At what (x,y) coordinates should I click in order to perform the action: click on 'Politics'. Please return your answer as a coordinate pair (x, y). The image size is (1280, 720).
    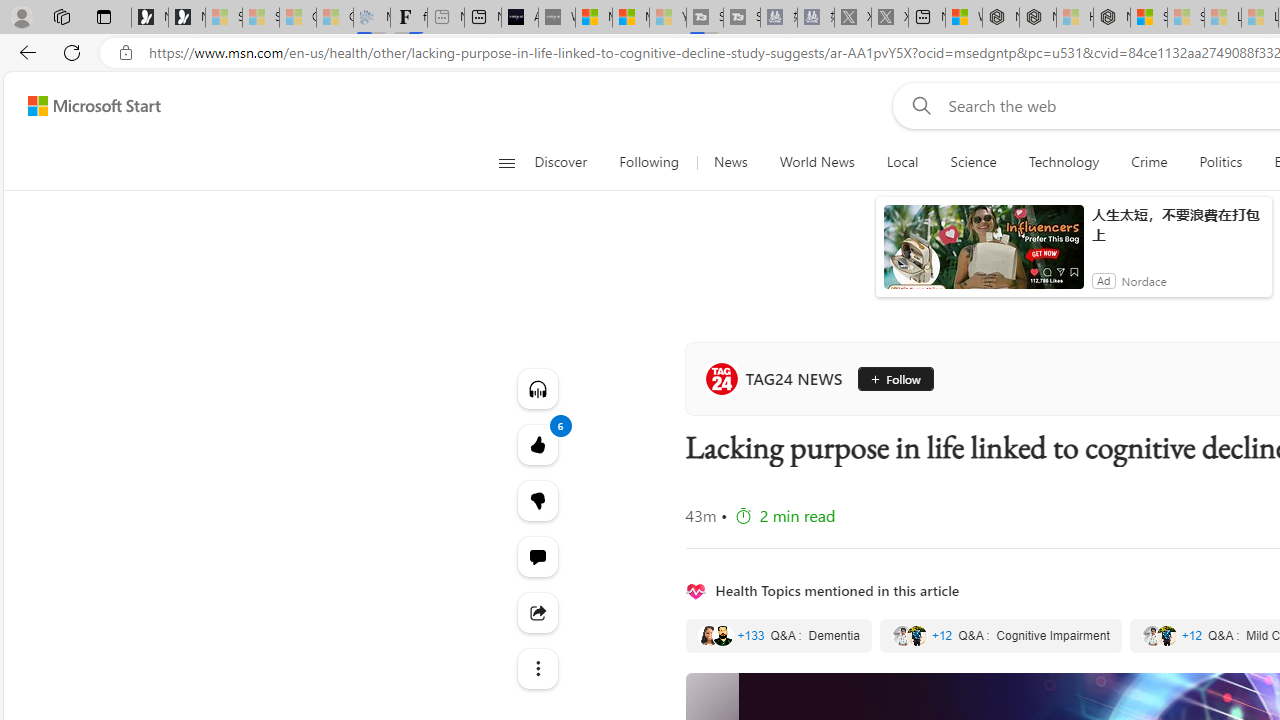
    Looking at the image, I should click on (1220, 162).